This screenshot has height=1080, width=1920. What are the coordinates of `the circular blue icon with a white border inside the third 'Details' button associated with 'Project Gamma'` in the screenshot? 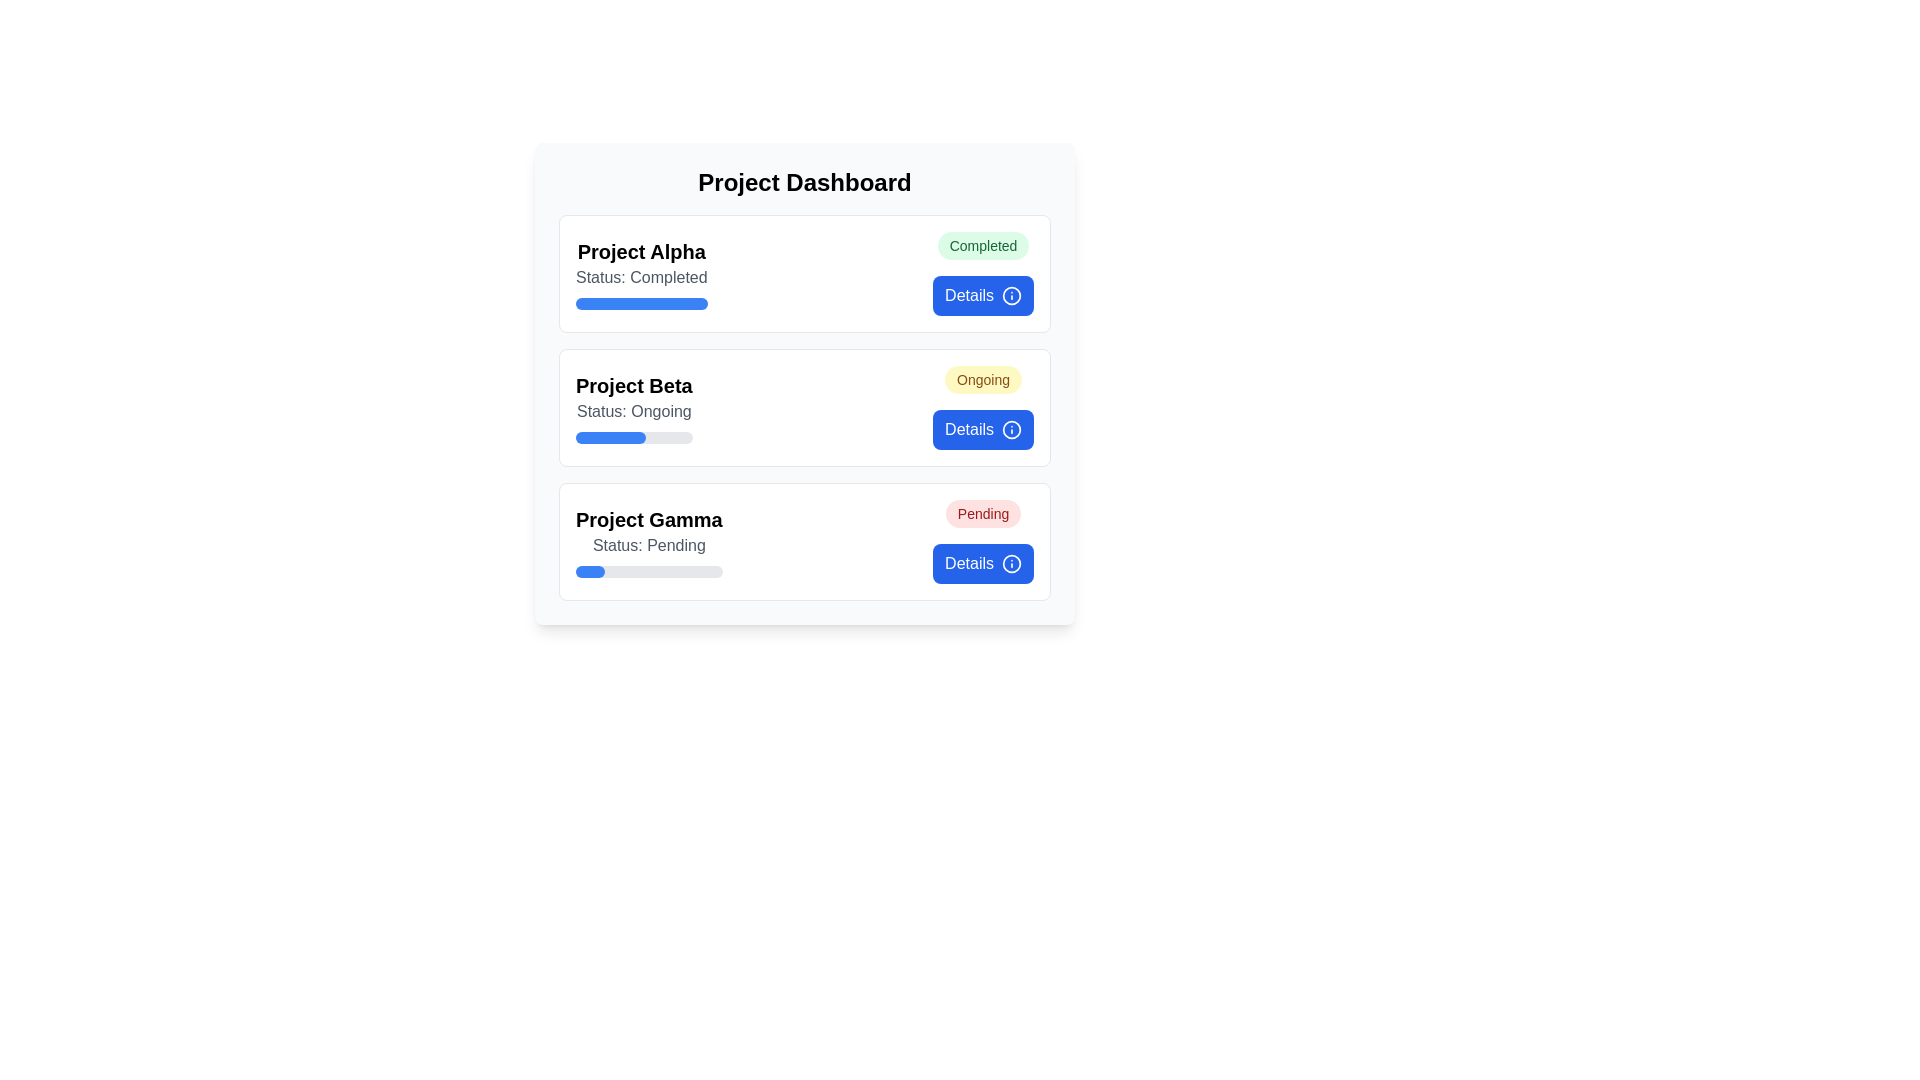 It's located at (1012, 563).